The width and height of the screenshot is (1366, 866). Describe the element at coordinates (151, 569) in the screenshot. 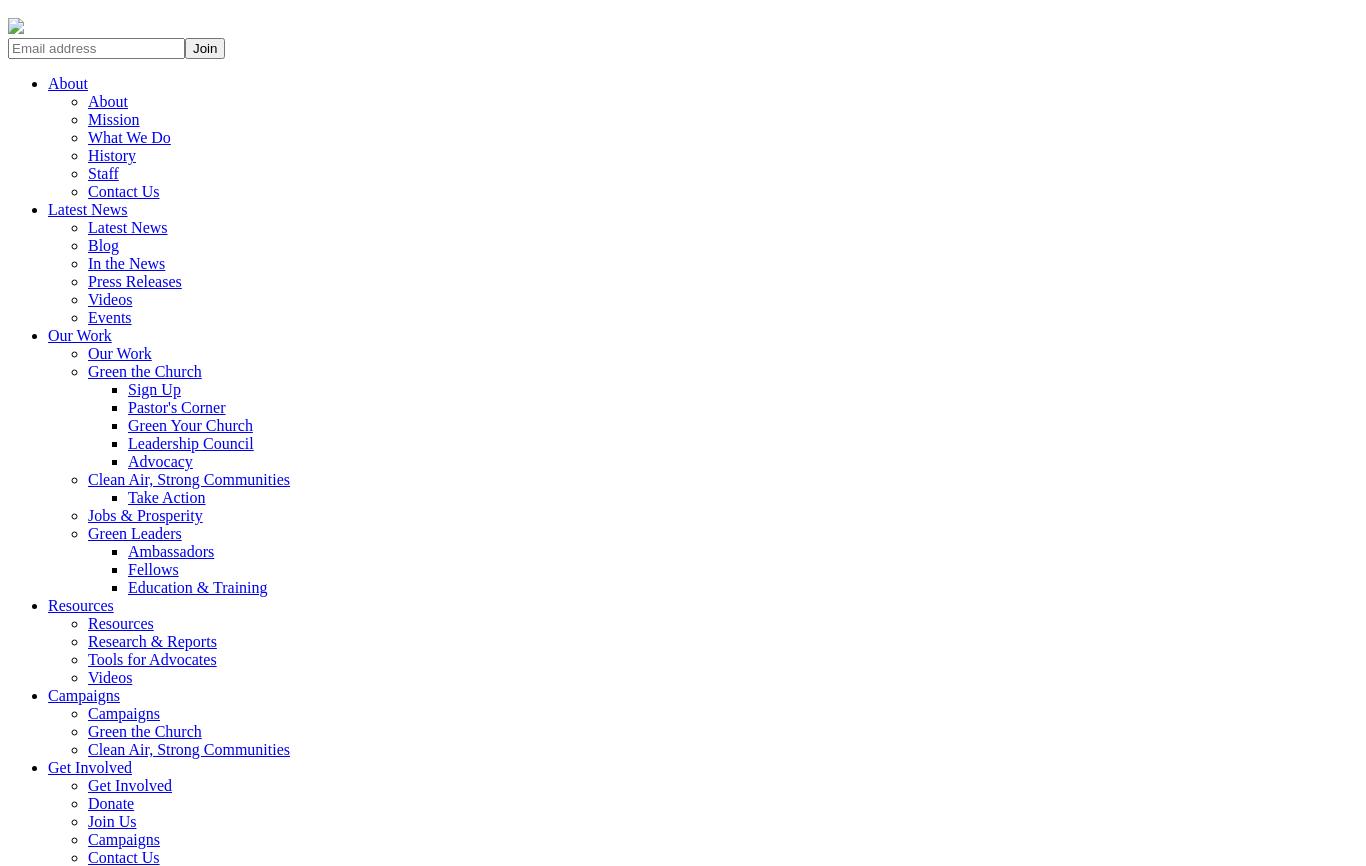

I see `'Fellows'` at that location.